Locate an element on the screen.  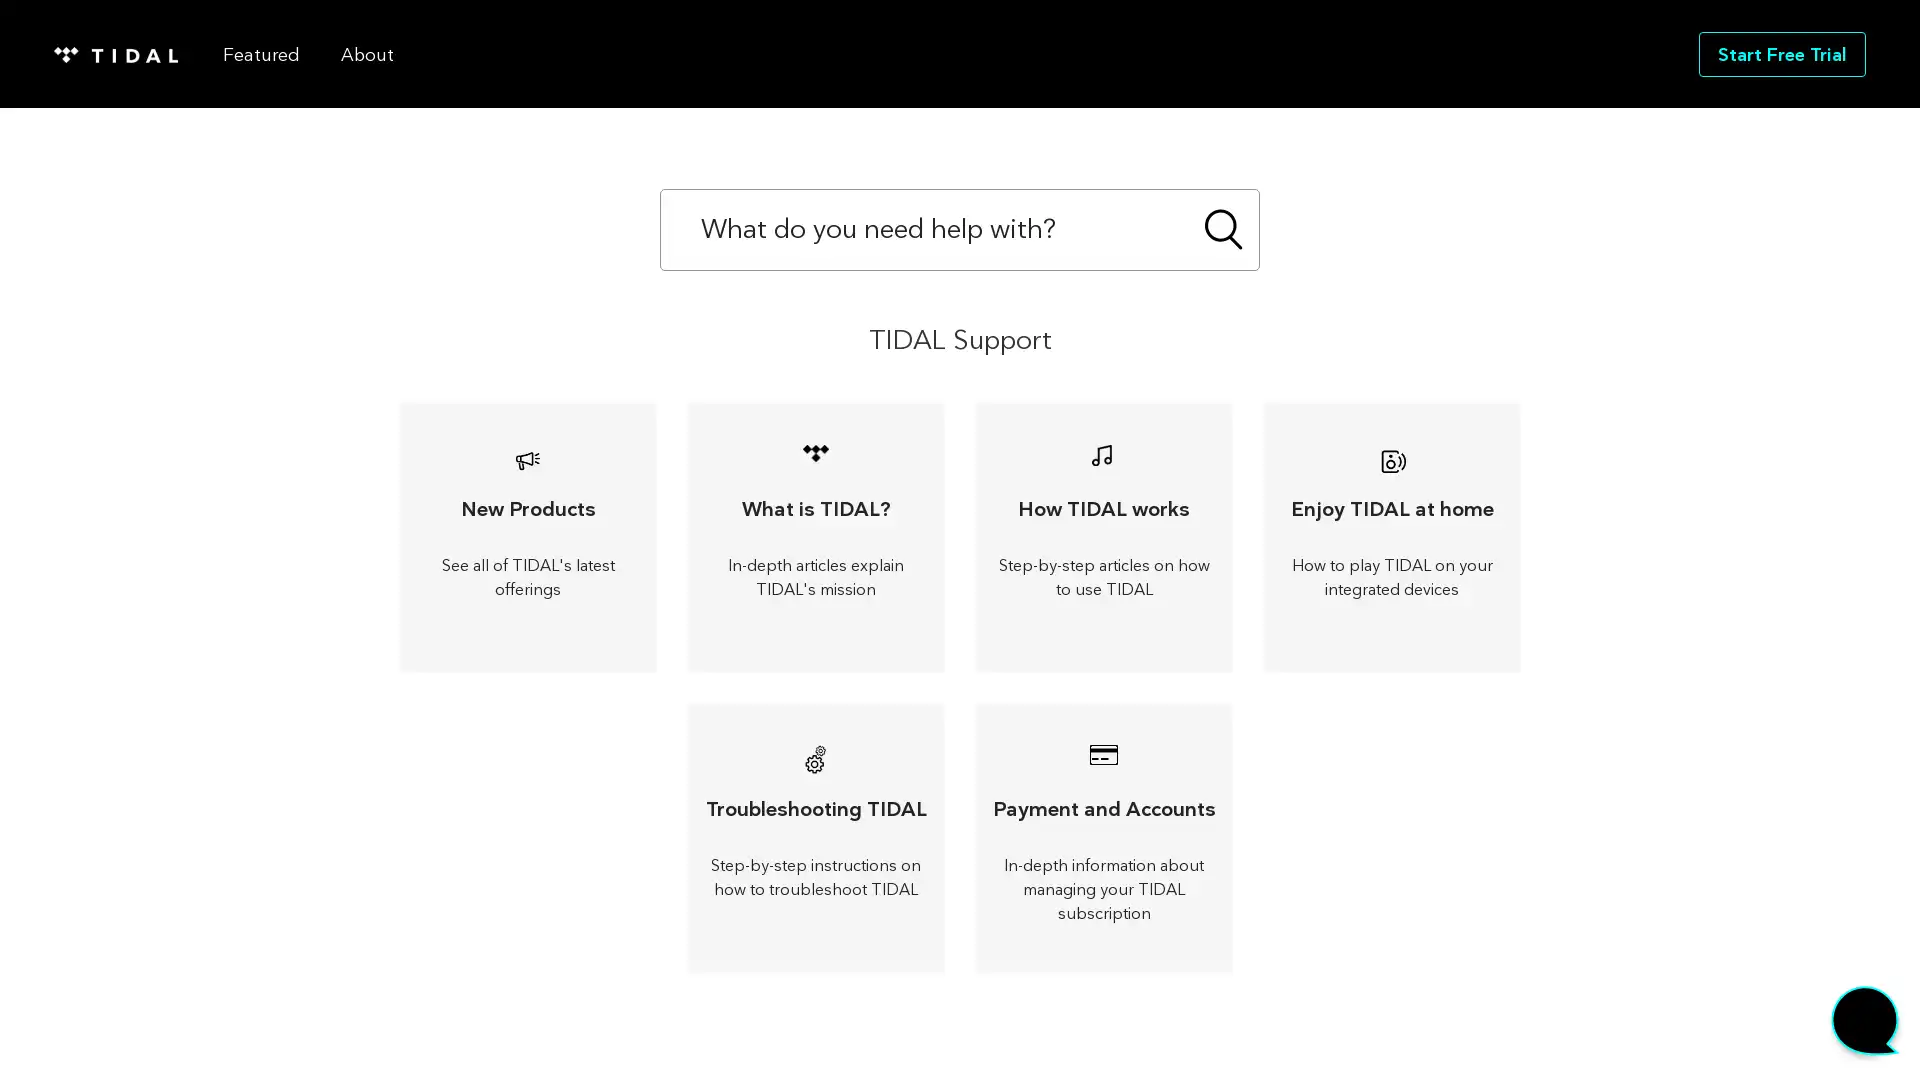
Start chat is located at coordinates (1864, 1025).